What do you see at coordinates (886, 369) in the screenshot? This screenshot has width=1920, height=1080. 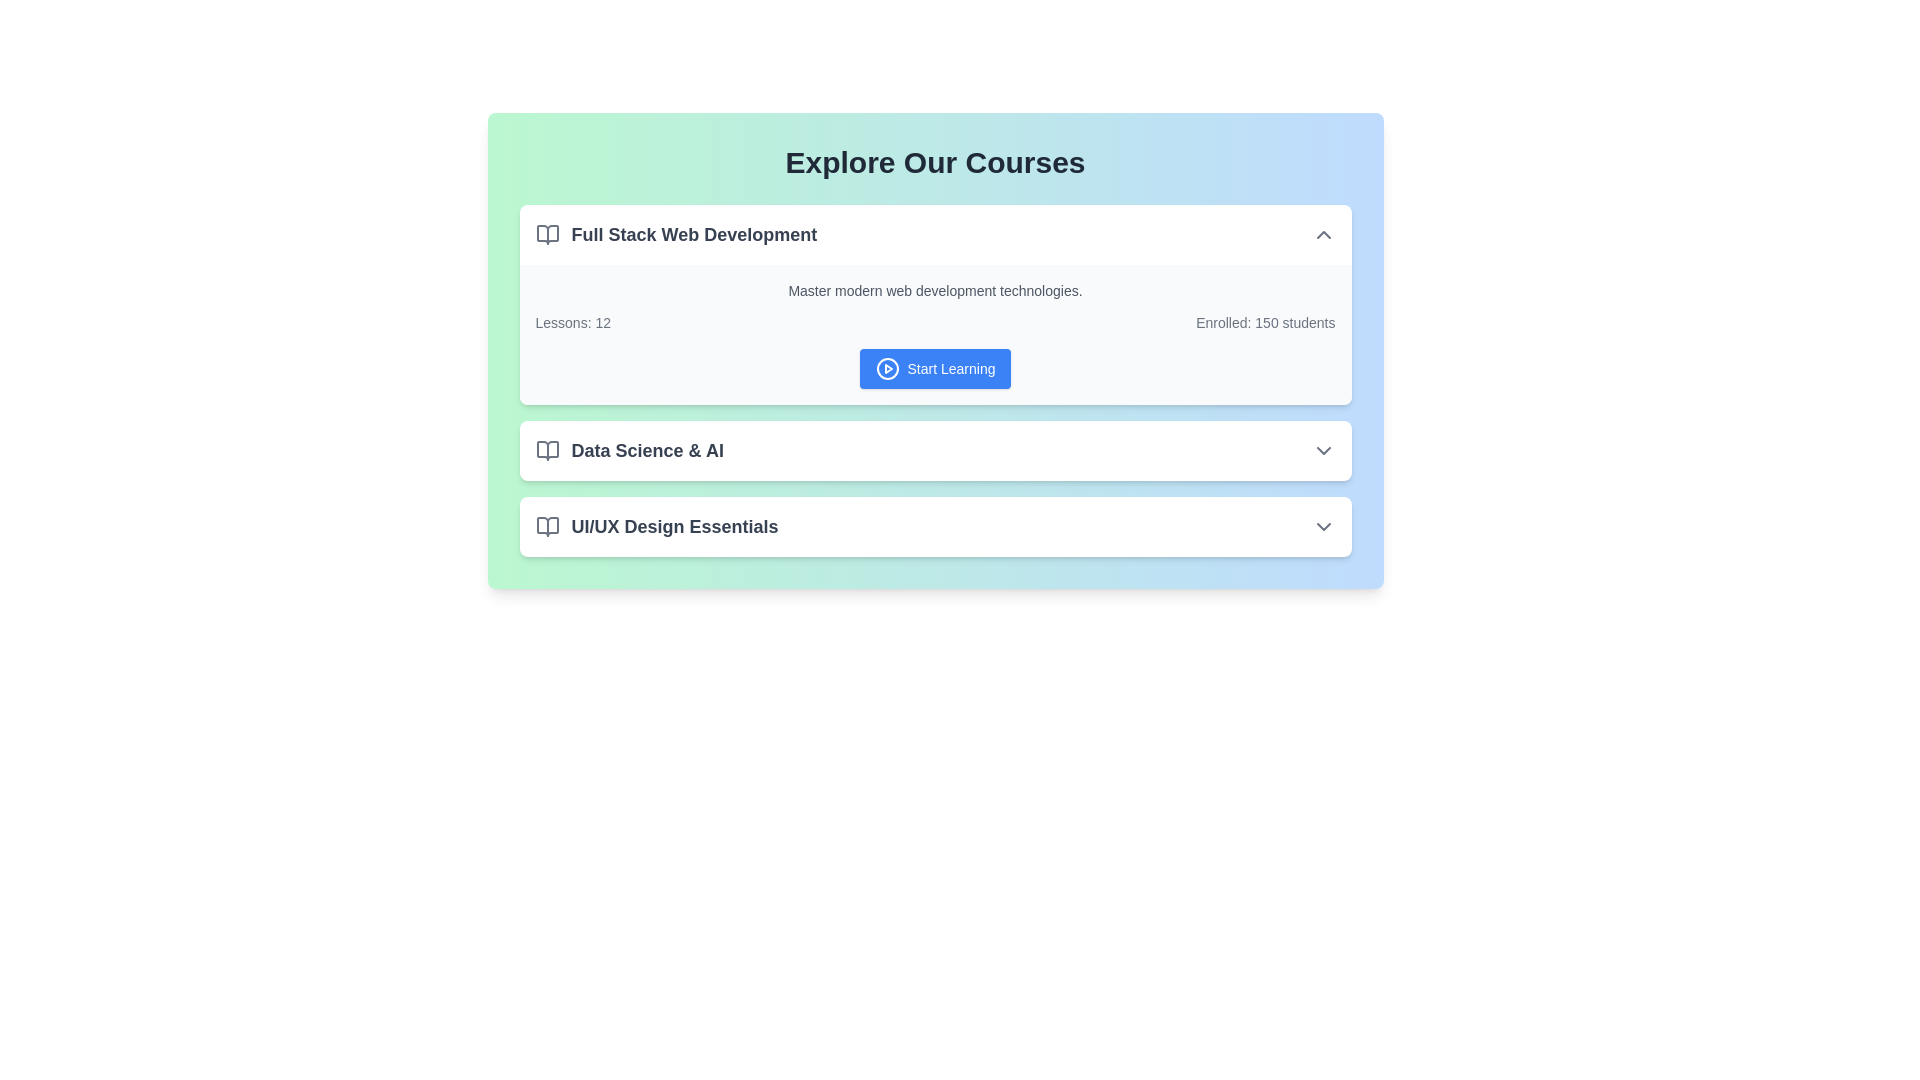 I see `the play icon located to the left of the 'Start Learning' button in the 'Full Stack Web Development' card` at bounding box center [886, 369].